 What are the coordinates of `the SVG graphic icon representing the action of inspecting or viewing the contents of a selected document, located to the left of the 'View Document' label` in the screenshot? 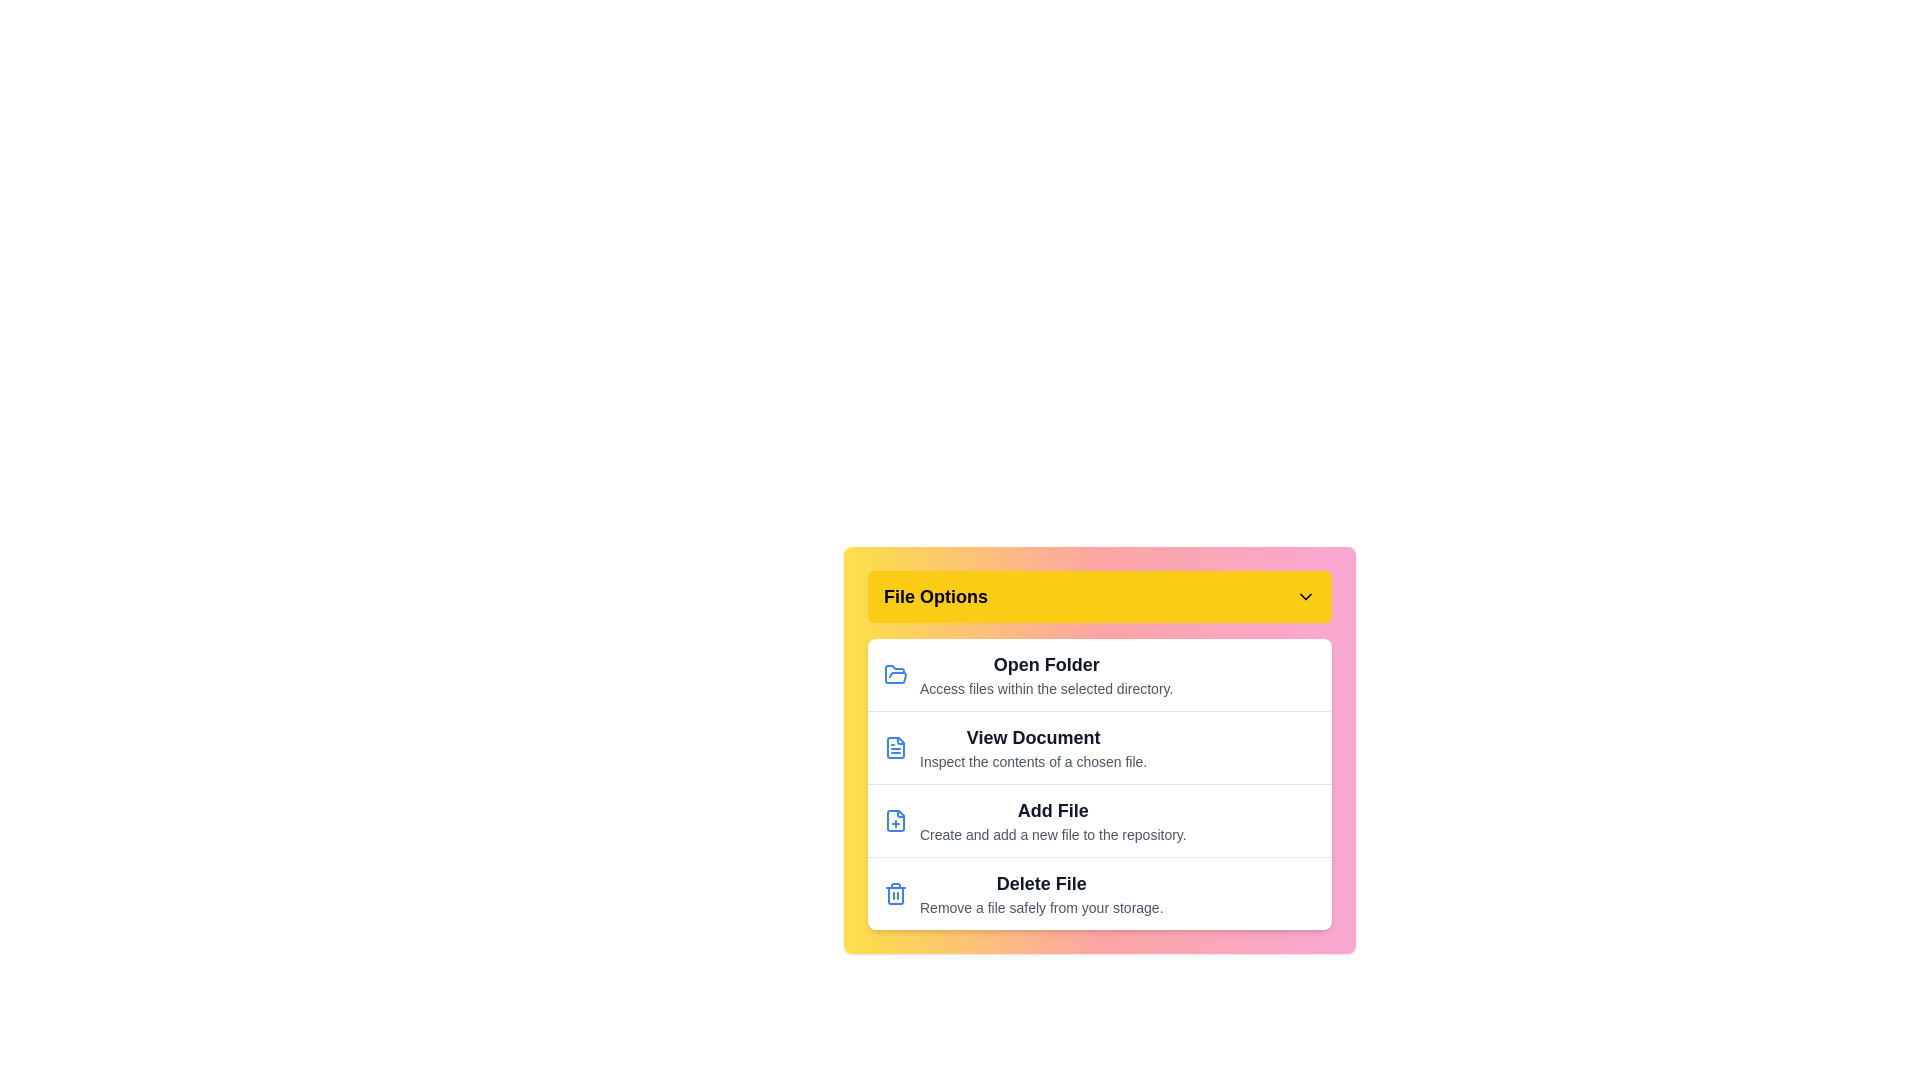 It's located at (895, 748).